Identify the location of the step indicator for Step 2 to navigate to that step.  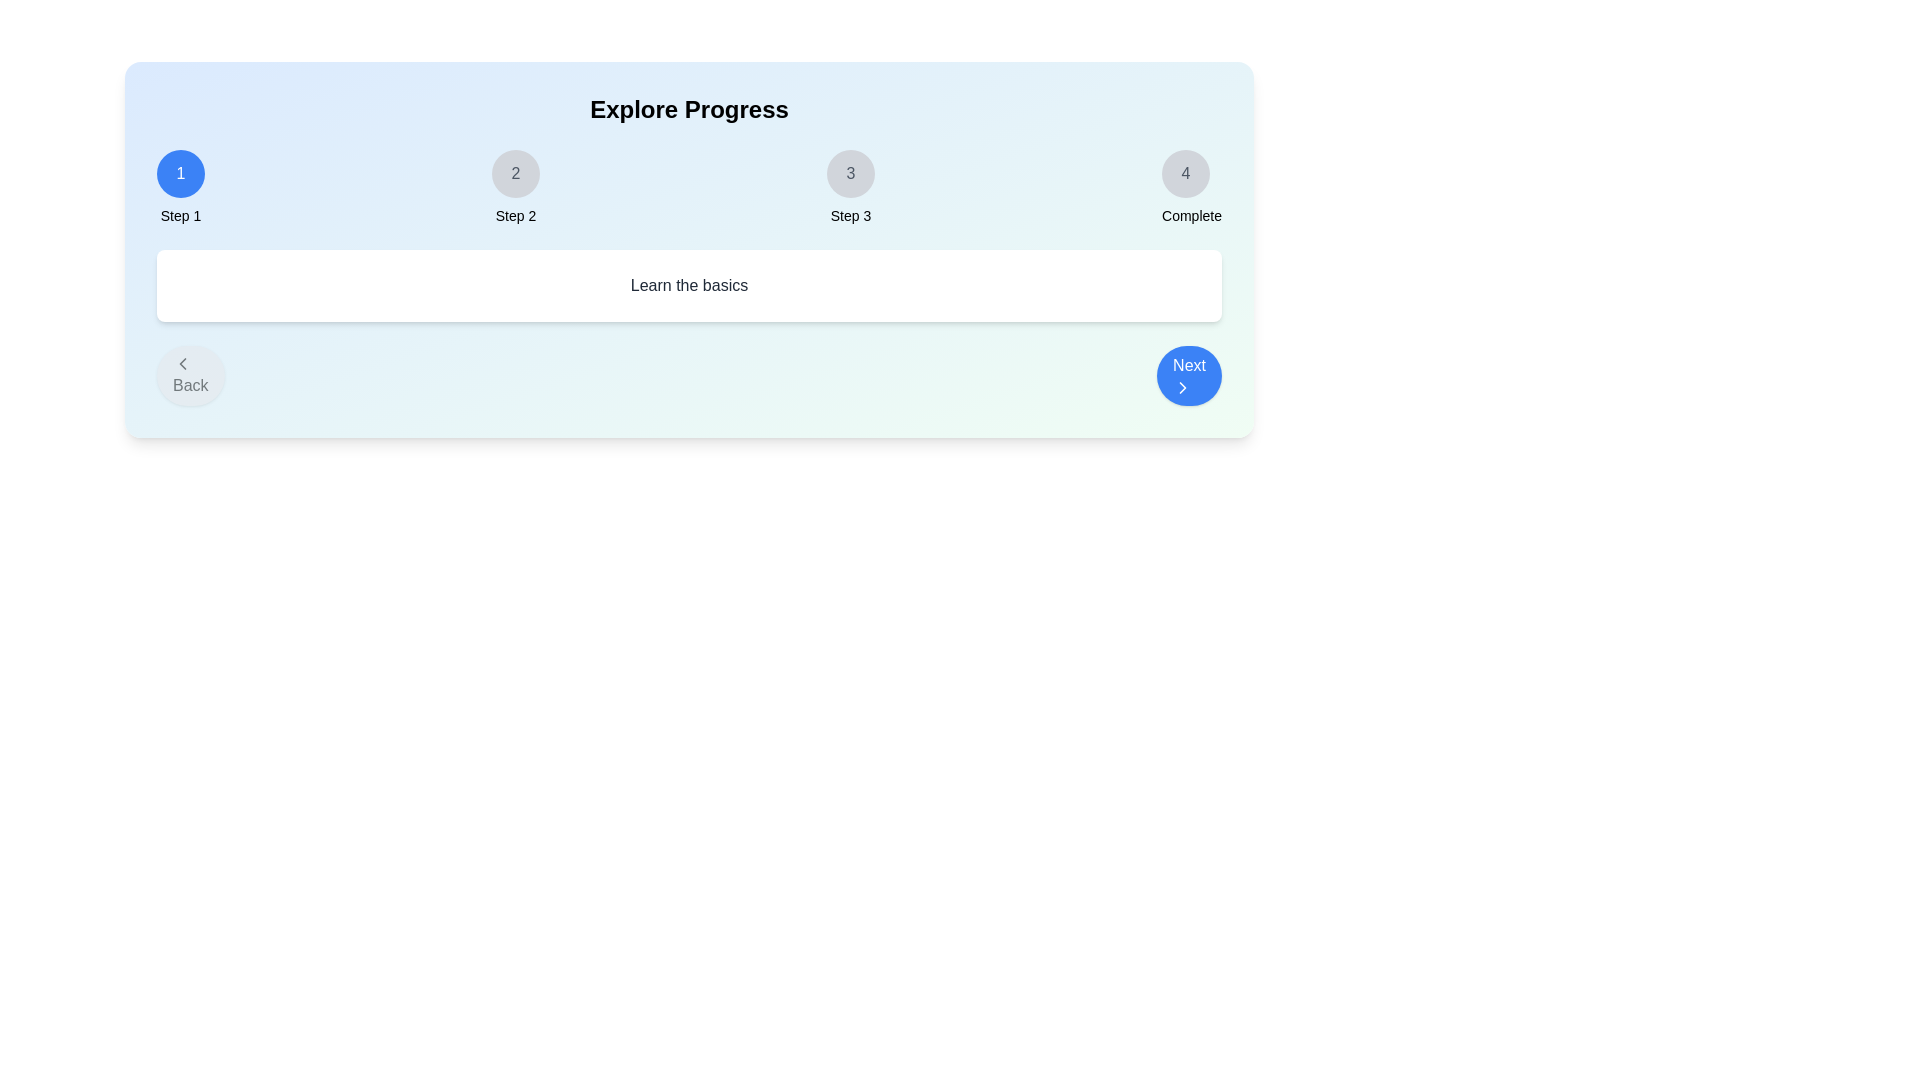
(516, 172).